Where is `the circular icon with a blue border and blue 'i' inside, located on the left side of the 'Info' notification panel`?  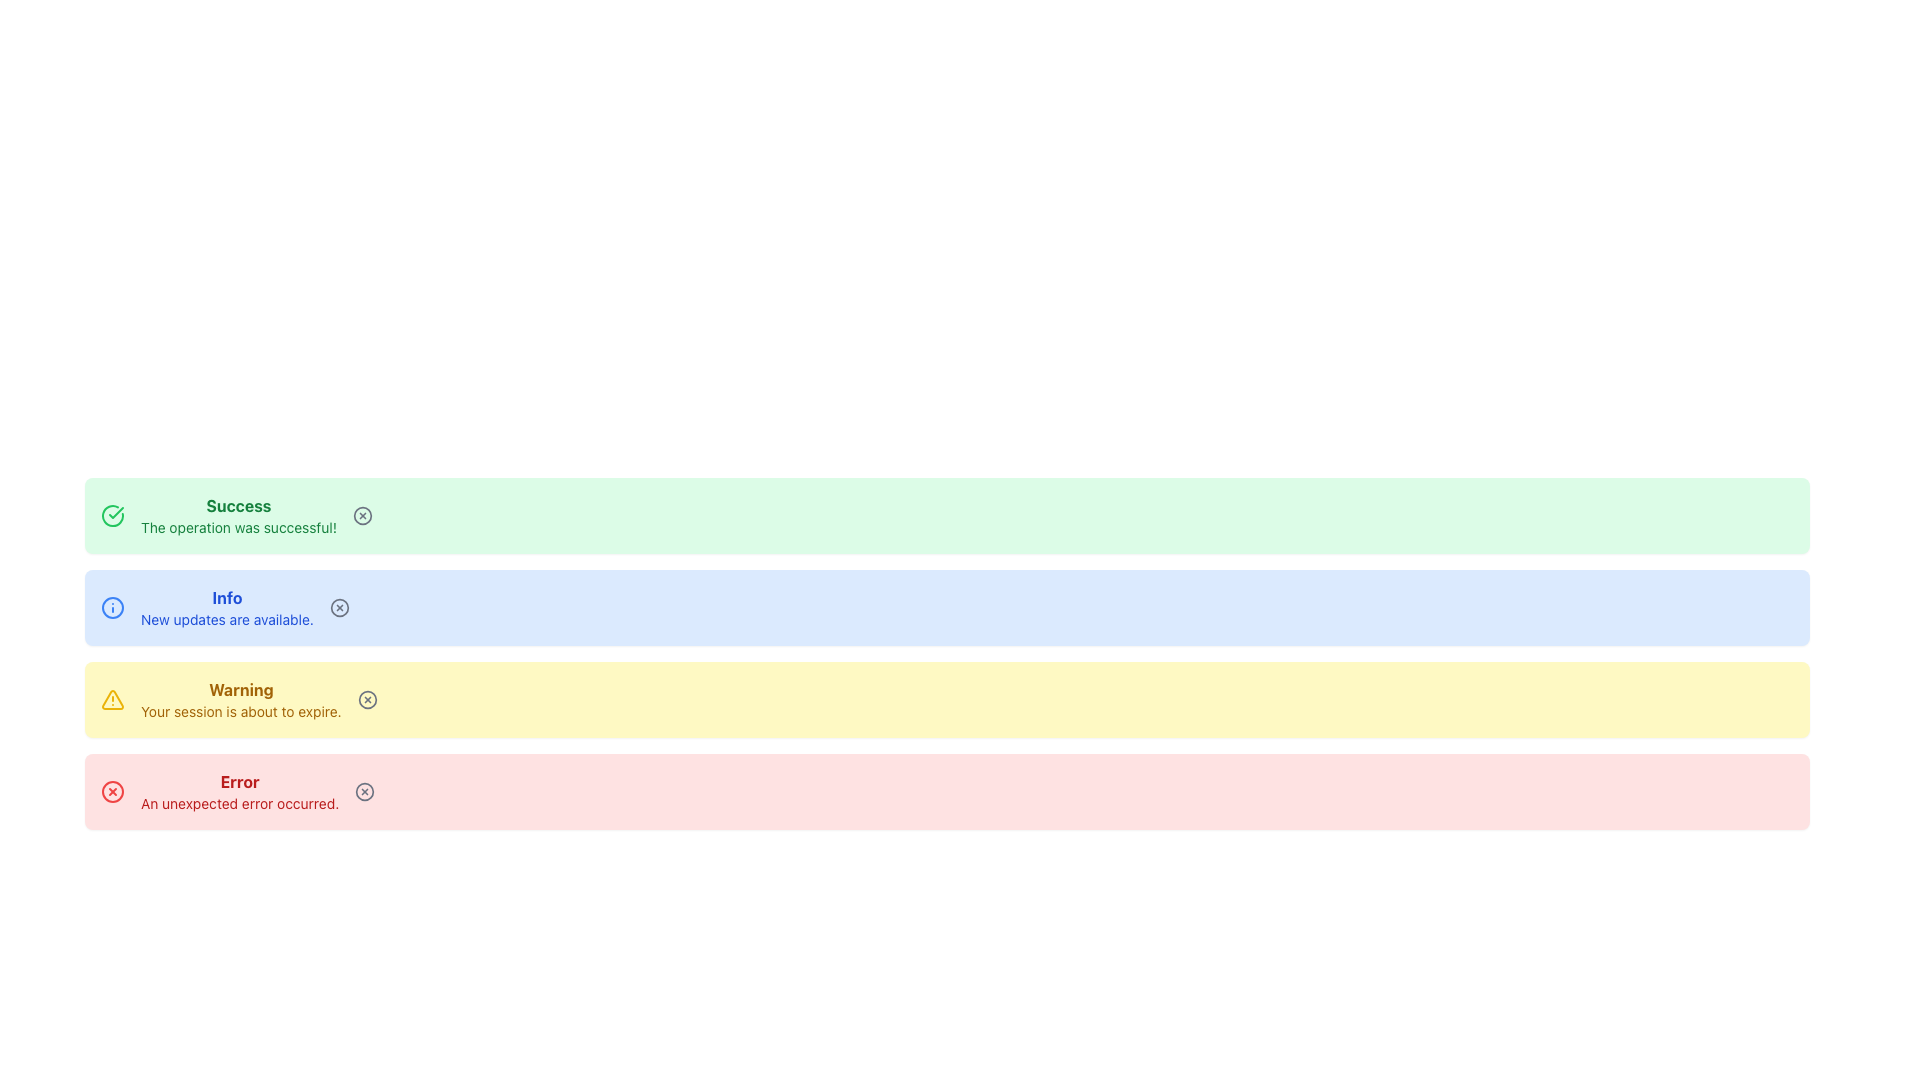
the circular icon with a blue border and blue 'i' inside, located on the left side of the 'Info' notification panel is located at coordinates (112, 607).